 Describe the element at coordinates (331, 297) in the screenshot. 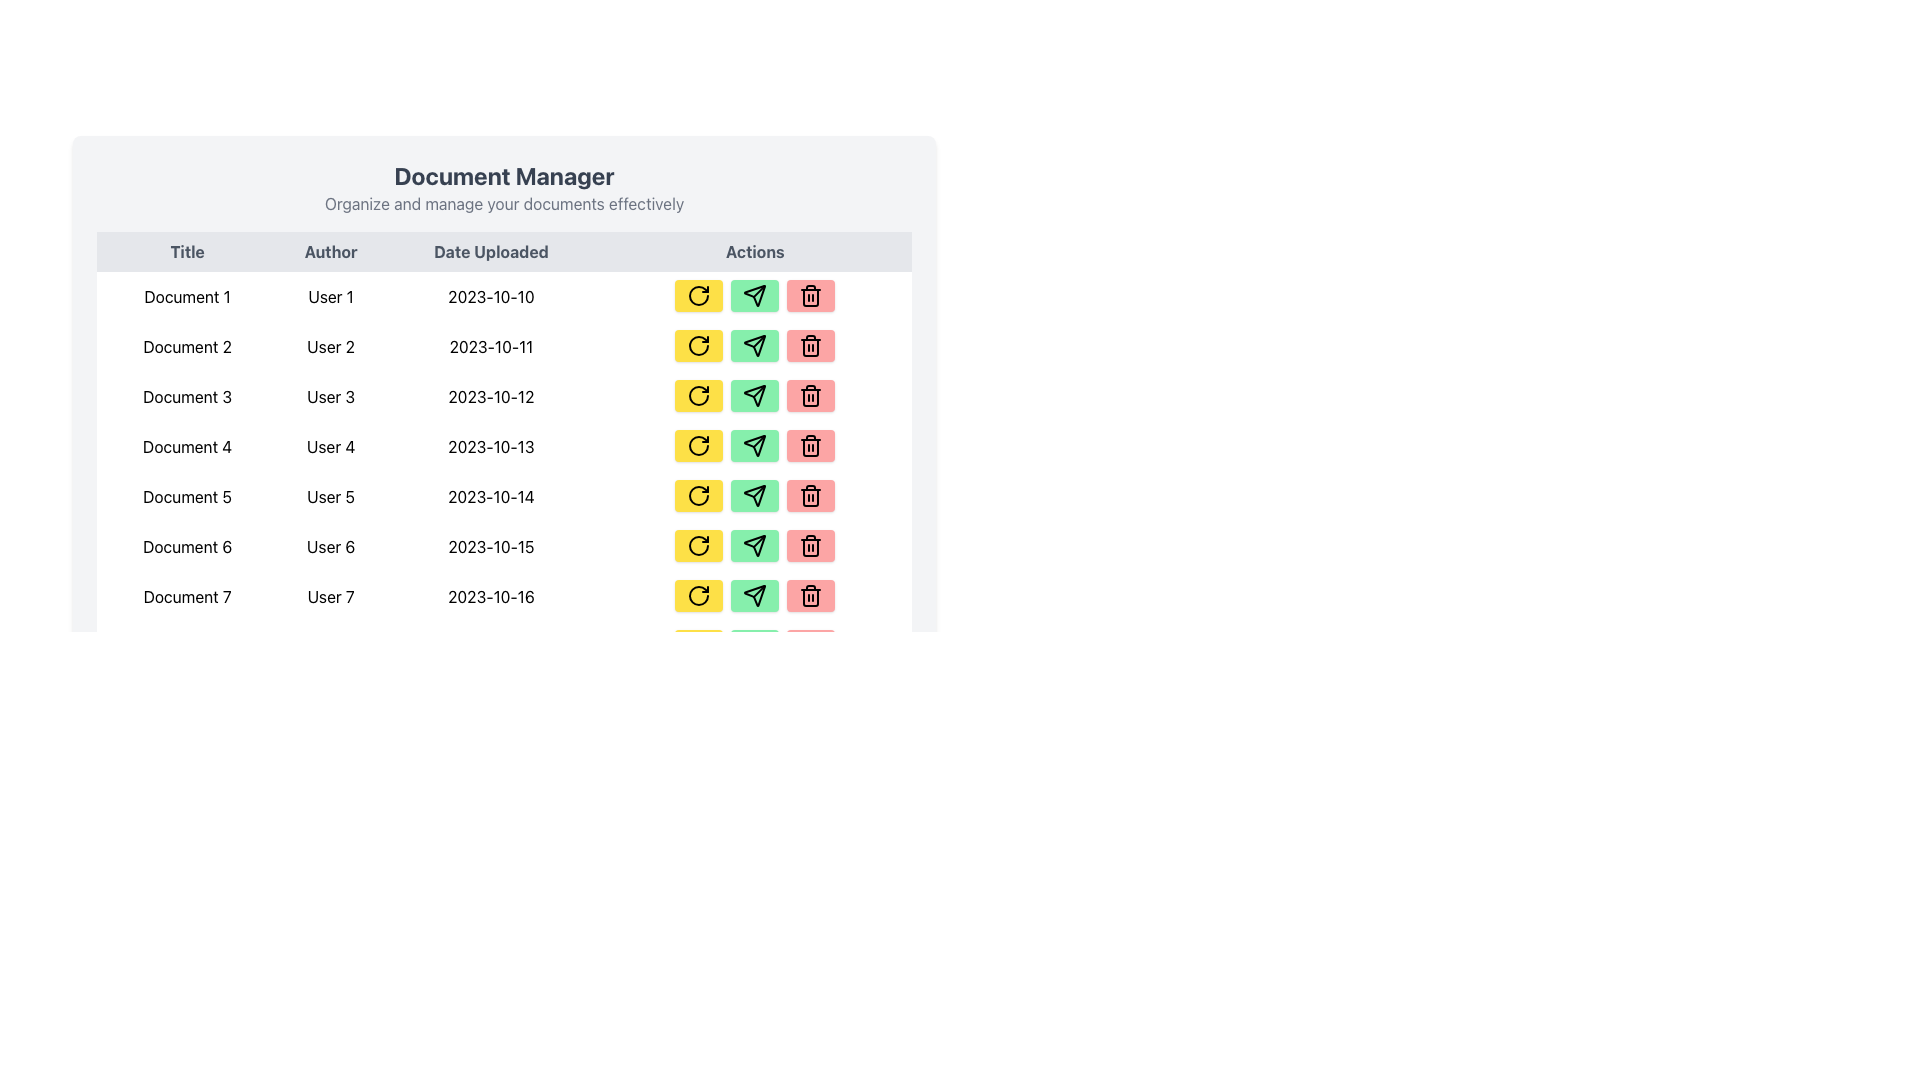

I see `the text label displaying 'User 1' in the 'Author' column of the first row in the table` at that location.